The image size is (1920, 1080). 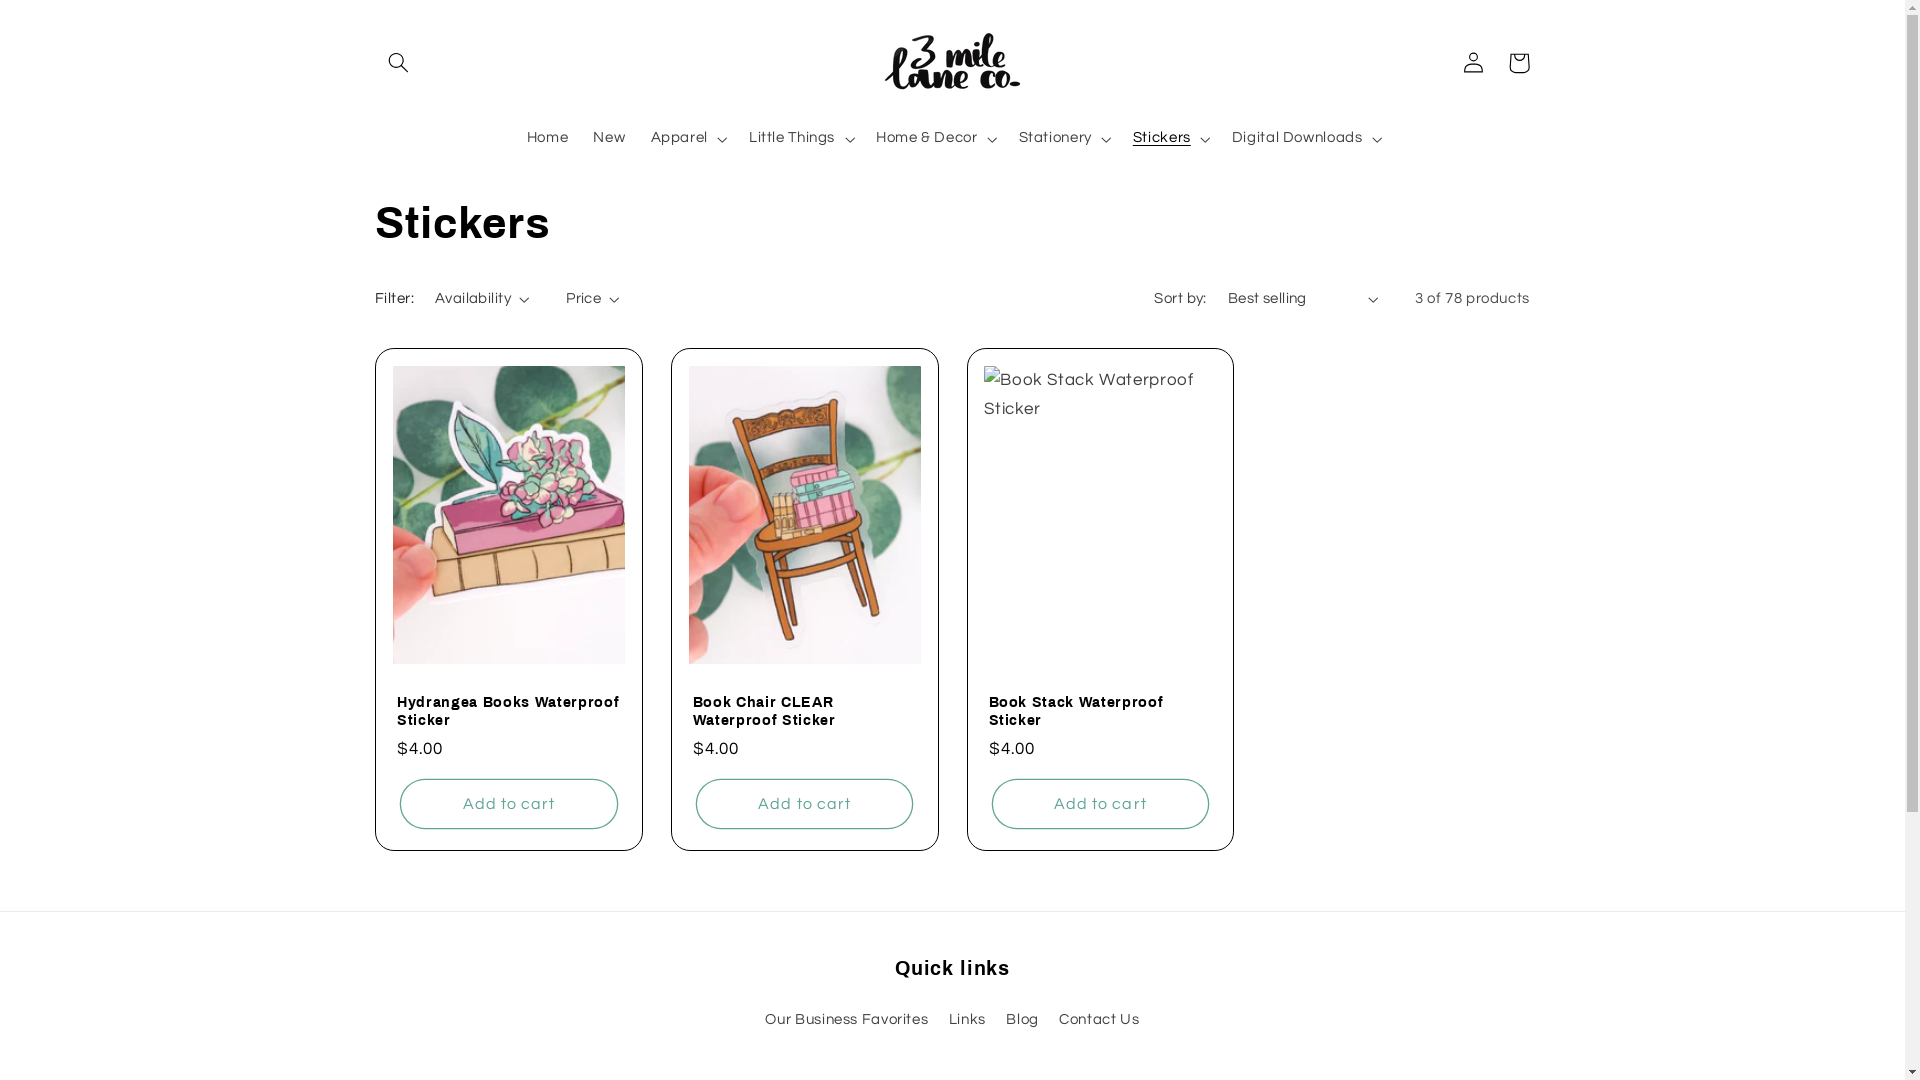 What do you see at coordinates (1006, 1019) in the screenshot?
I see `'Blog'` at bounding box center [1006, 1019].